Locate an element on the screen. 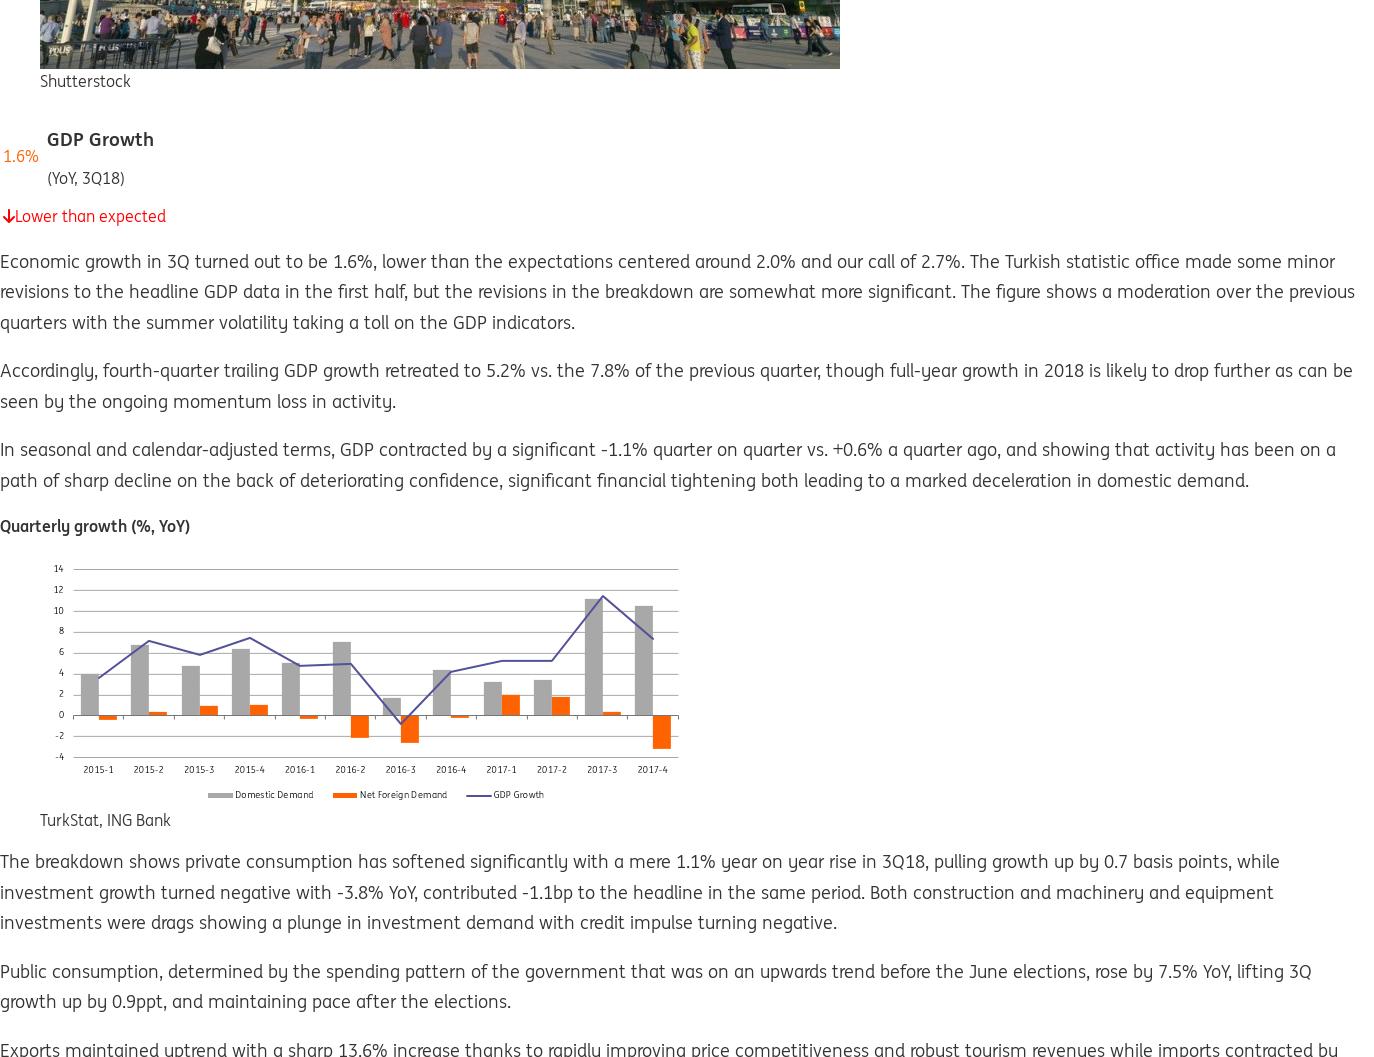  'Economic growth in 3Q turned out to be 1.6%, lower than the expectations centered around 2.0% and our call of 2.7%. The Turkish statistic office made some minor revisions to the headline GDP data in the first half, but the revisions in the breakdown are somewhat more significant. The figure shows a moderation over the previous quarters with the summer volatility taking a toll on the GDP indicators.' is located at coordinates (0, 289).